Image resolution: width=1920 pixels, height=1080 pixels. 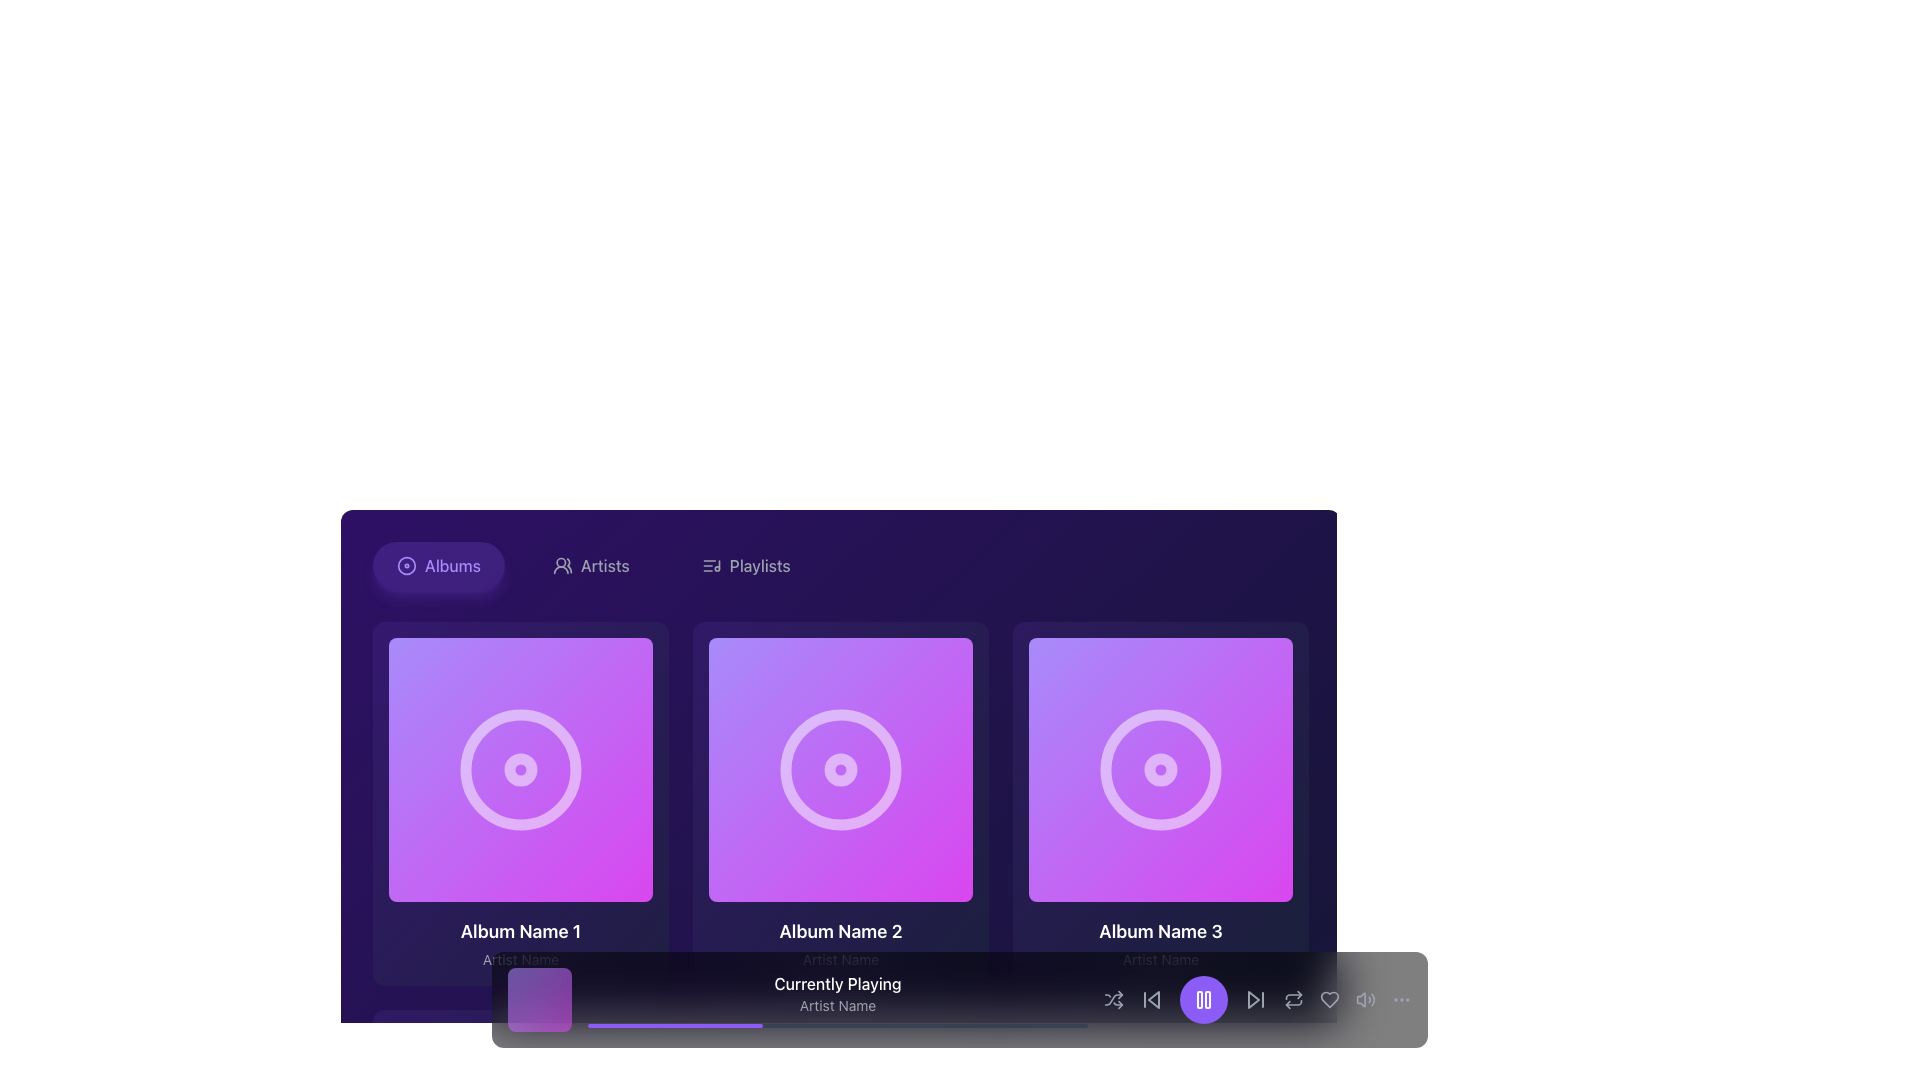 I want to click on the slider, so click(x=771, y=1026).